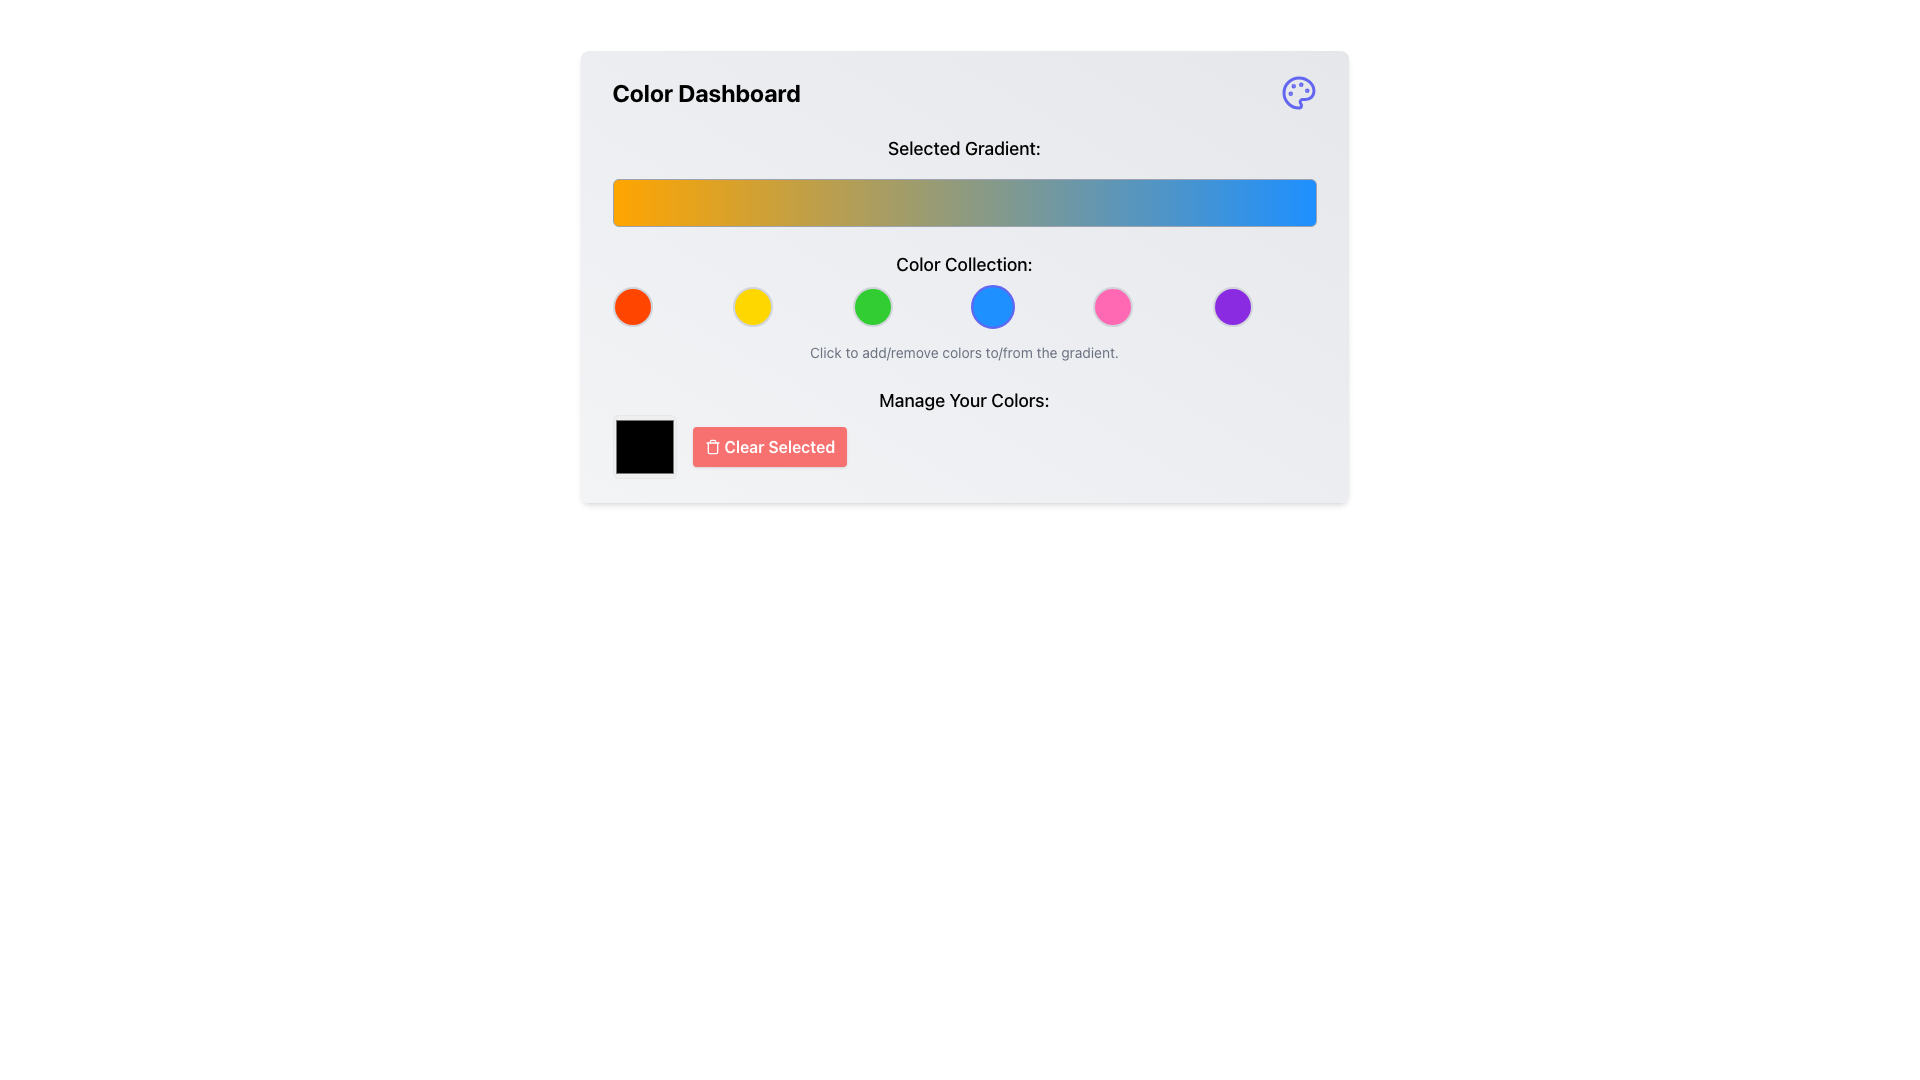  What do you see at coordinates (706, 92) in the screenshot?
I see `header text element labeled 'Color Dashboard' located at the top-left region of the interface` at bounding box center [706, 92].